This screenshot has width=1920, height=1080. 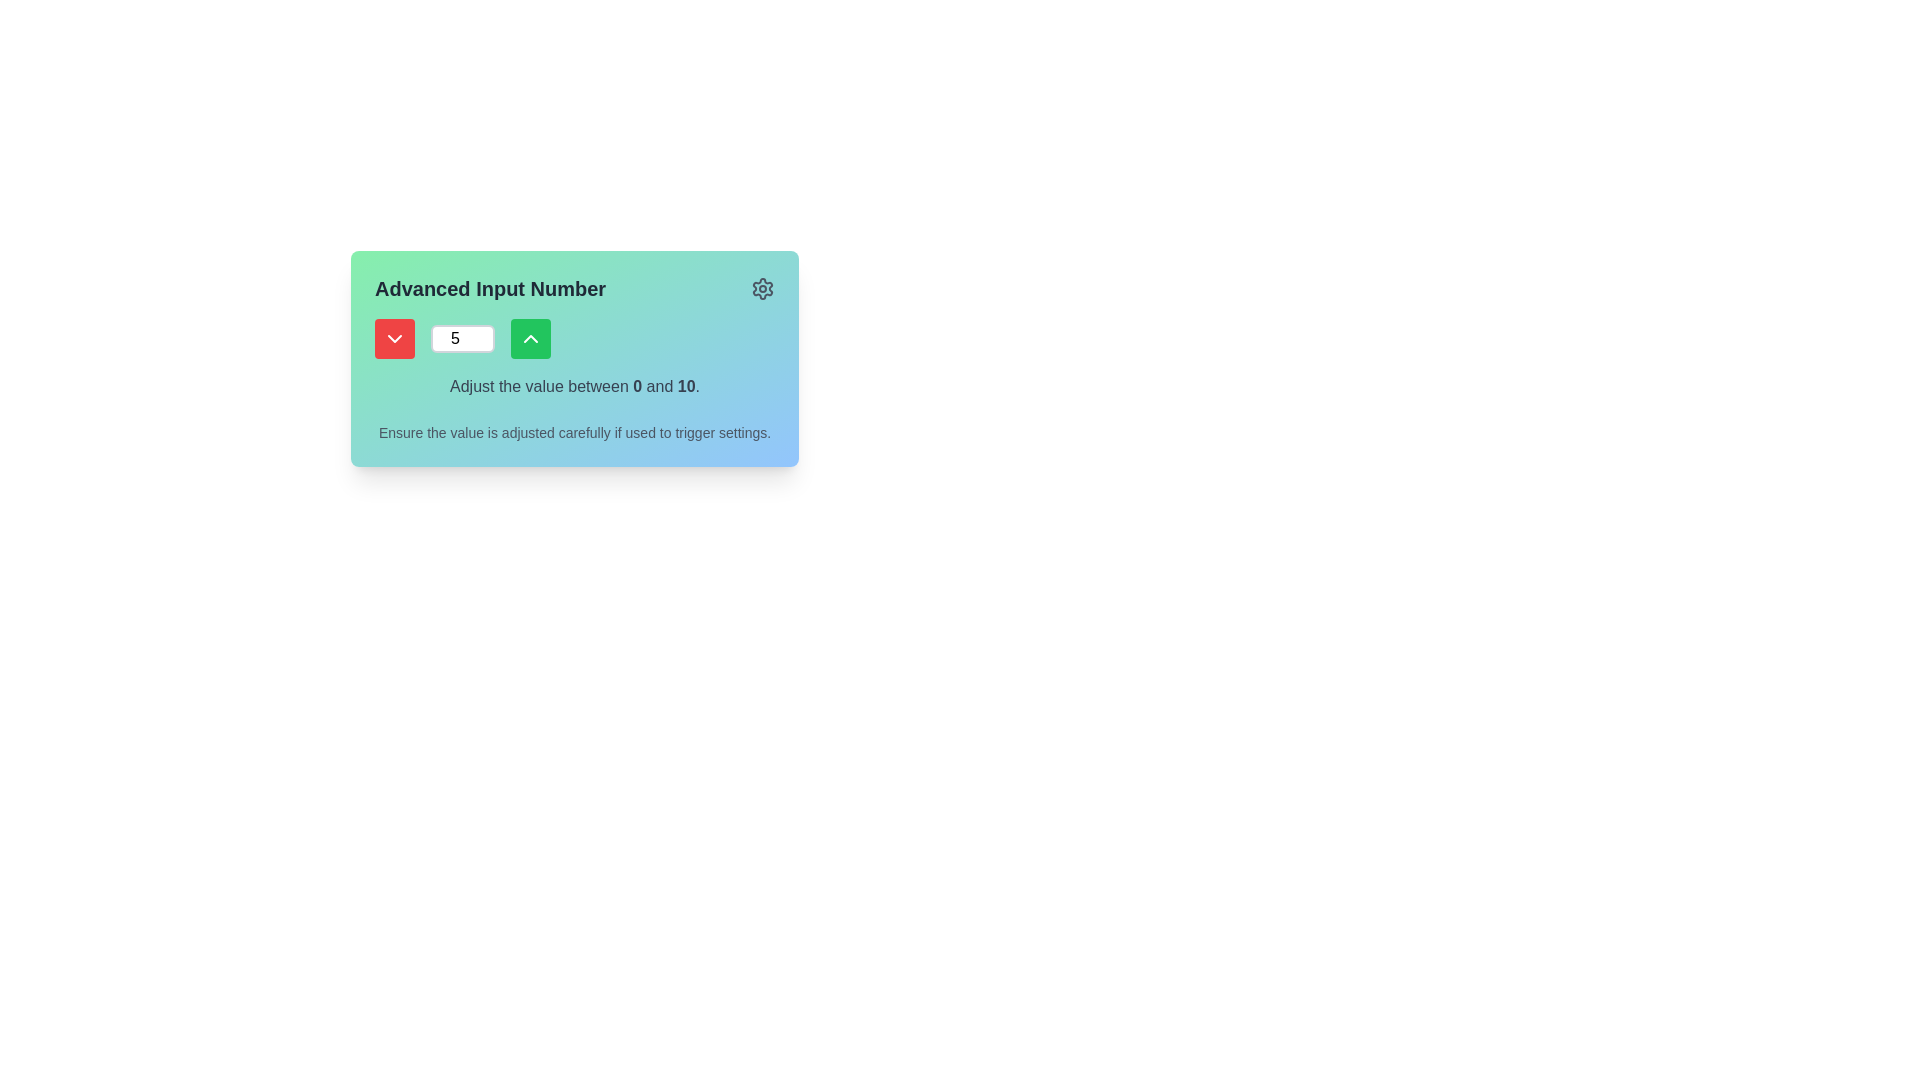 I want to click on the increment button located to the right of the numeric input field displaying '5', so click(x=531, y=338).